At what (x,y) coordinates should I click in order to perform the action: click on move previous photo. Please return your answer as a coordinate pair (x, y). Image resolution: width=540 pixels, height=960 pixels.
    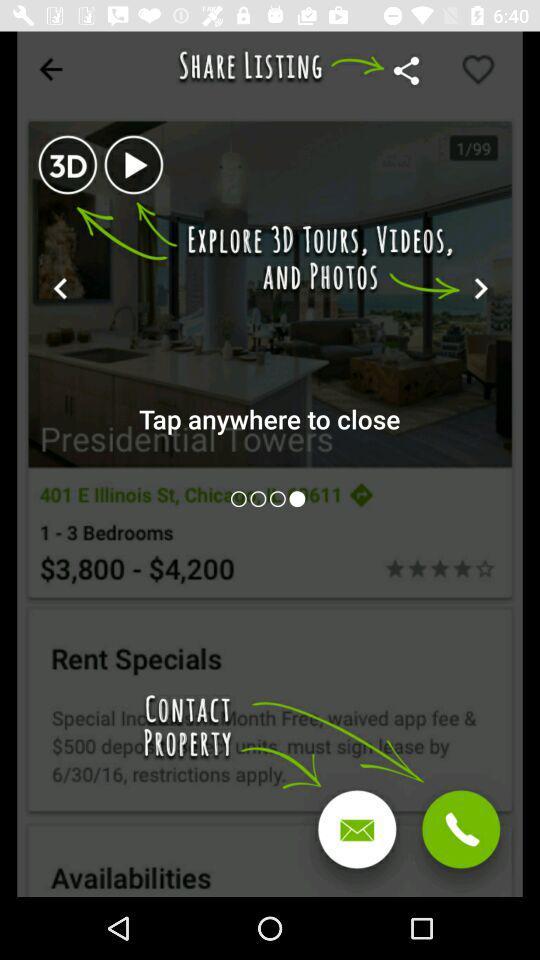
    Looking at the image, I should click on (278, 498).